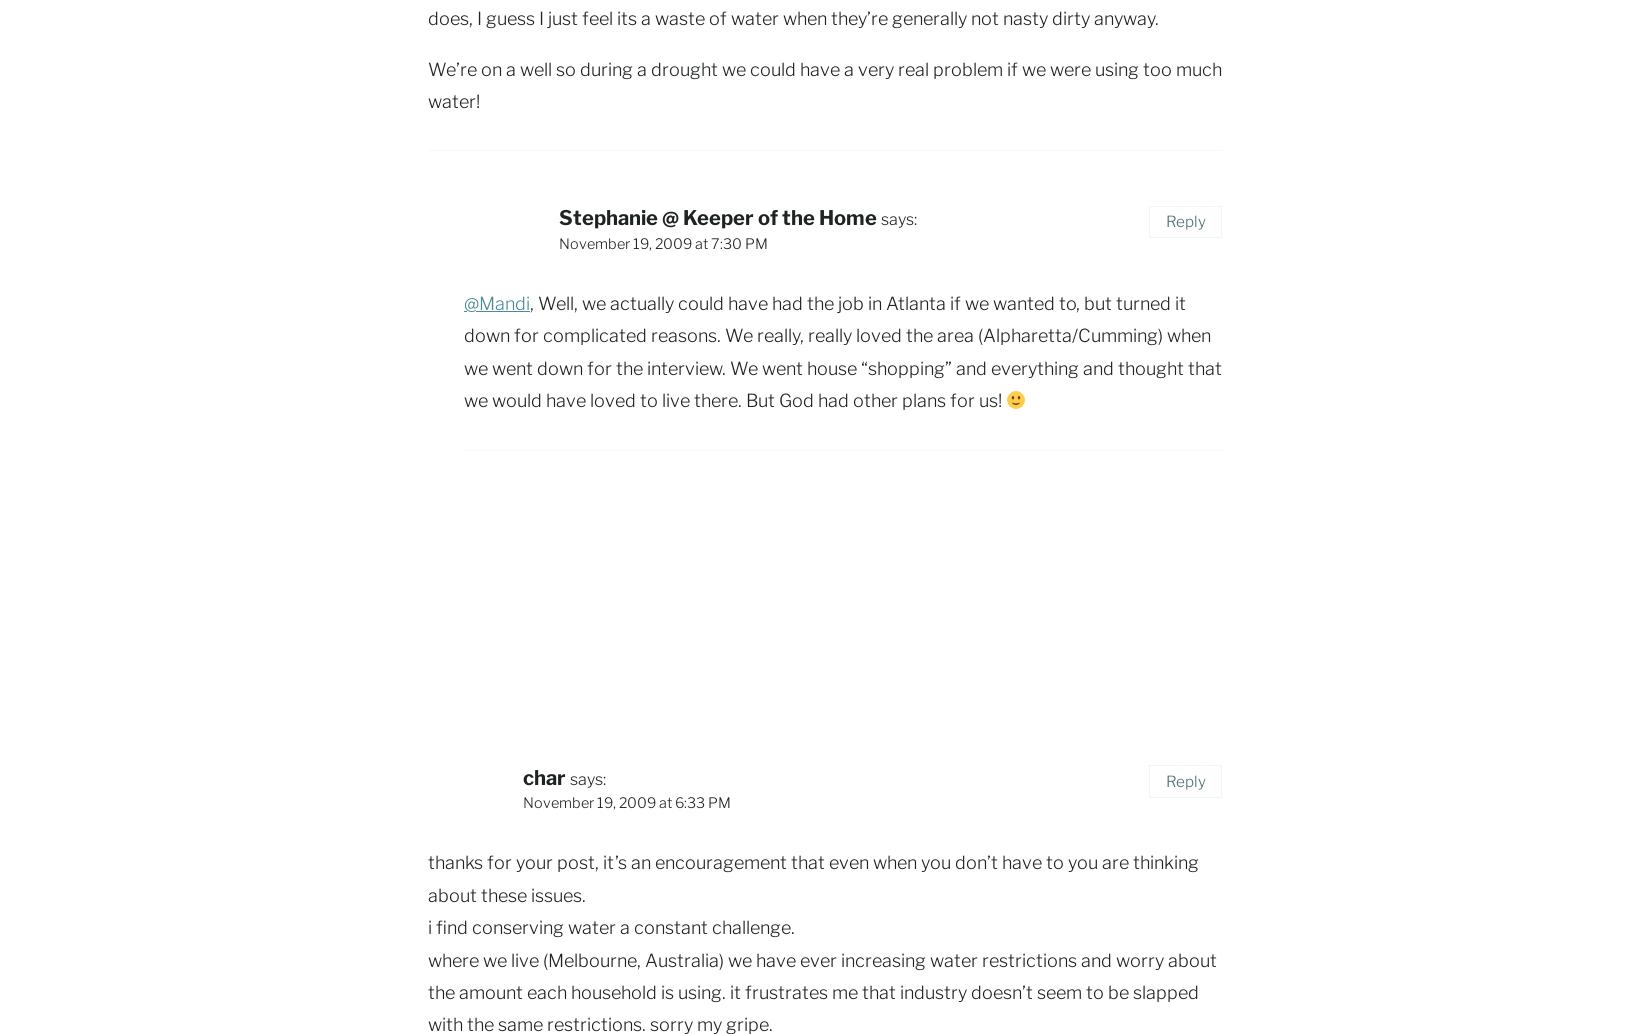 The image size is (1650, 1034). I want to click on 'i find conserving water a constant challenge.', so click(610, 926).